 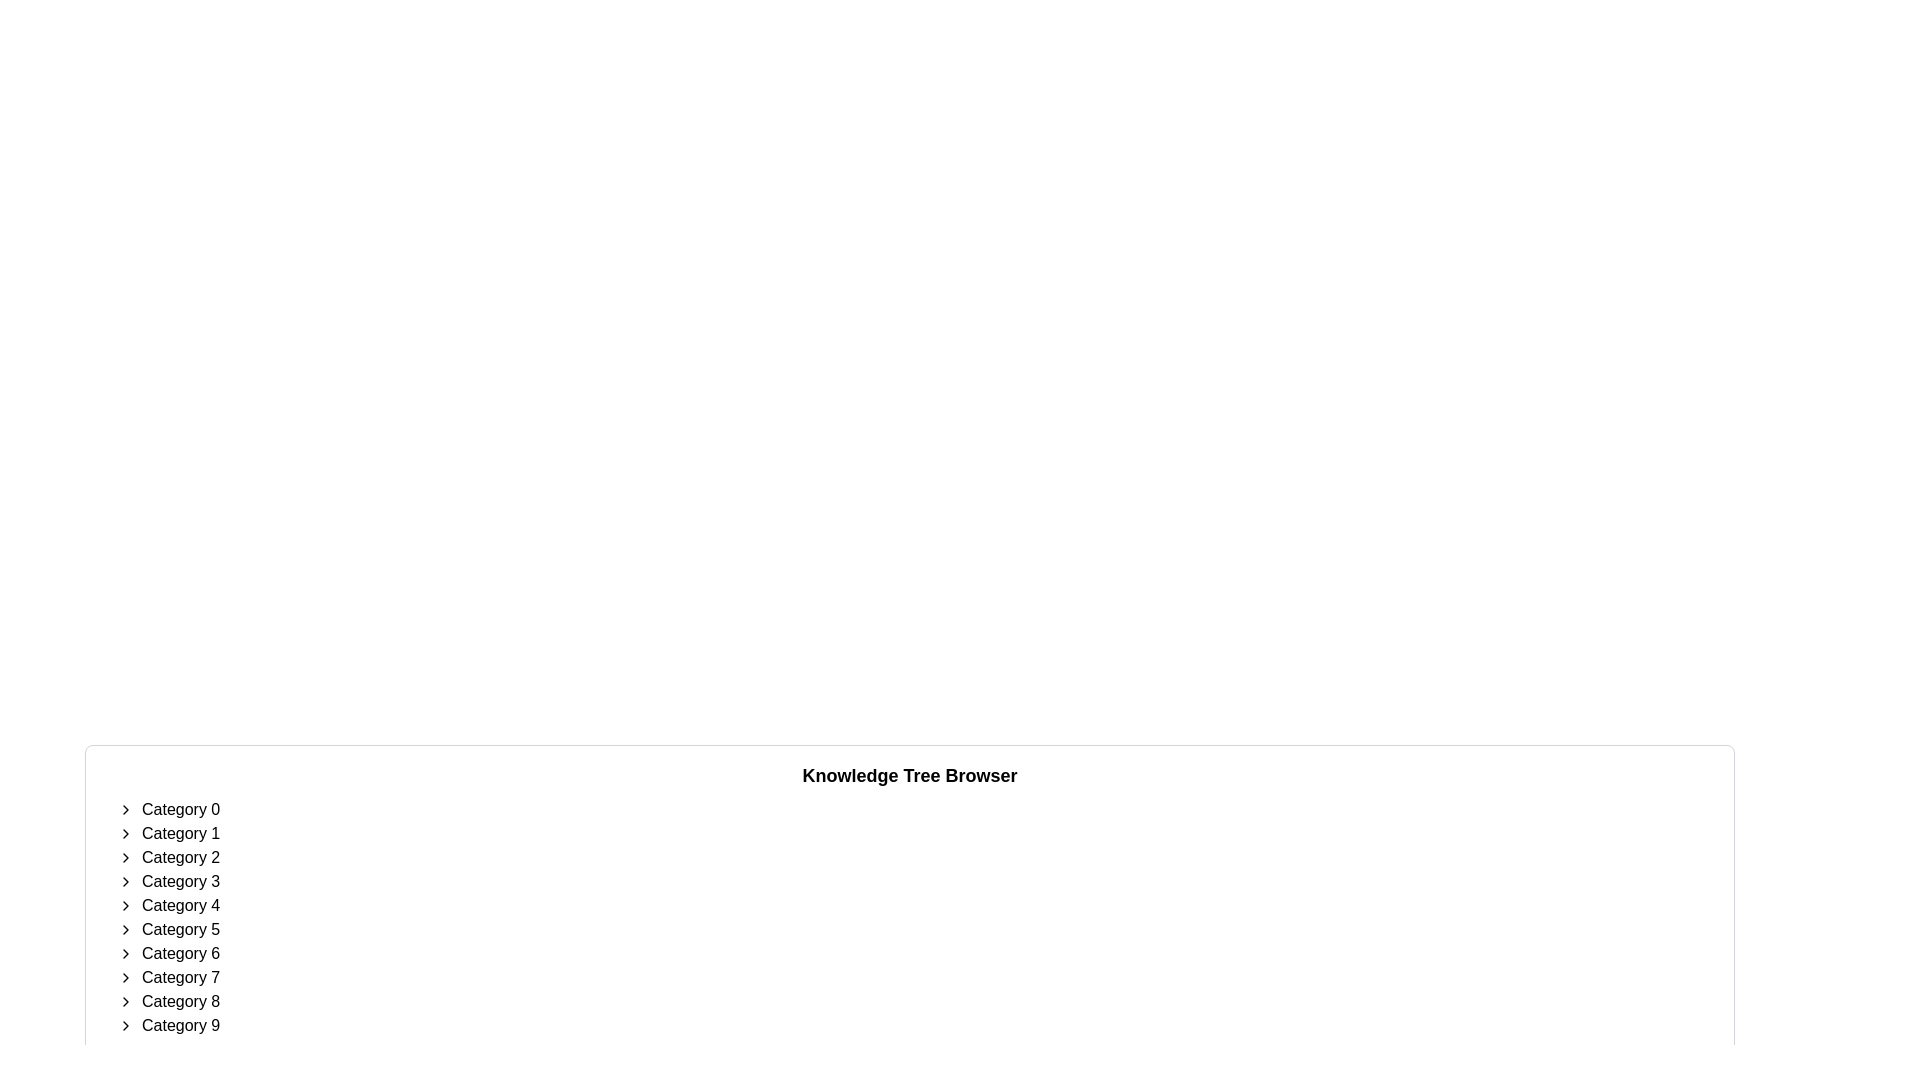 What do you see at coordinates (124, 1026) in the screenshot?
I see `the chevron icon located to the left of the 'Category 9' text` at bounding box center [124, 1026].